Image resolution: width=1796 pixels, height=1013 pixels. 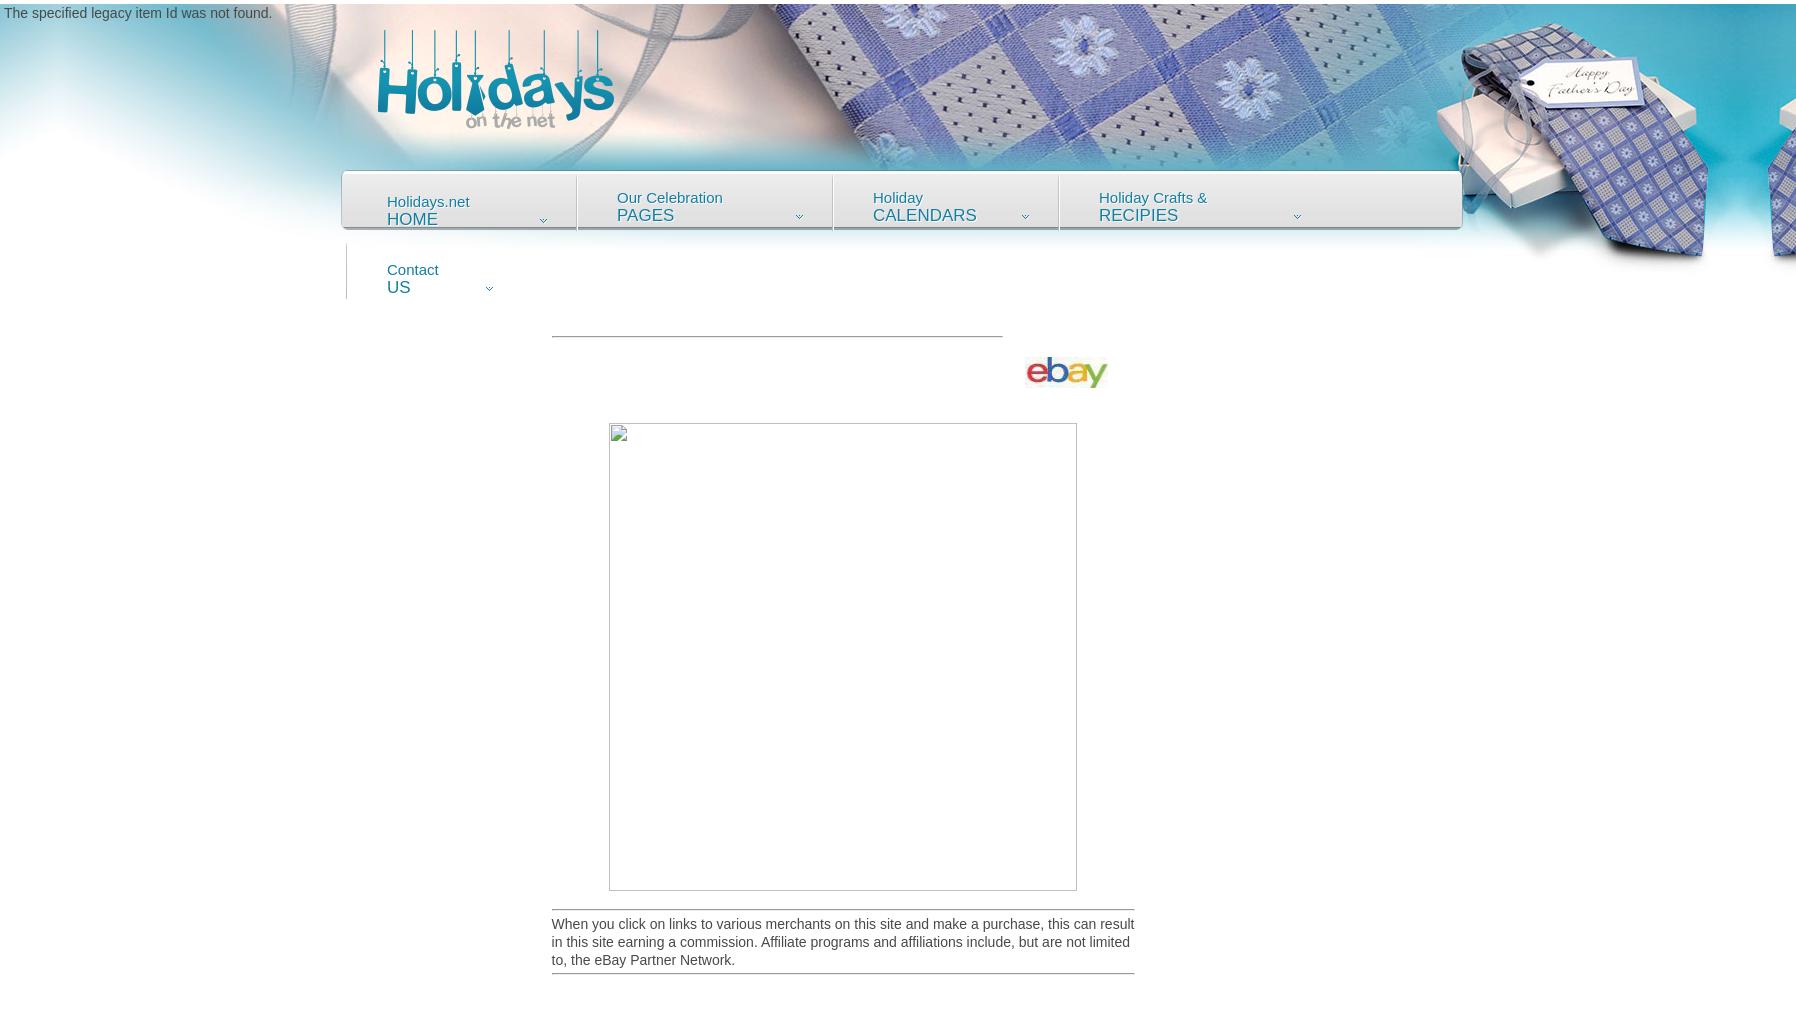 What do you see at coordinates (898, 197) in the screenshot?
I see `'Holiday'` at bounding box center [898, 197].